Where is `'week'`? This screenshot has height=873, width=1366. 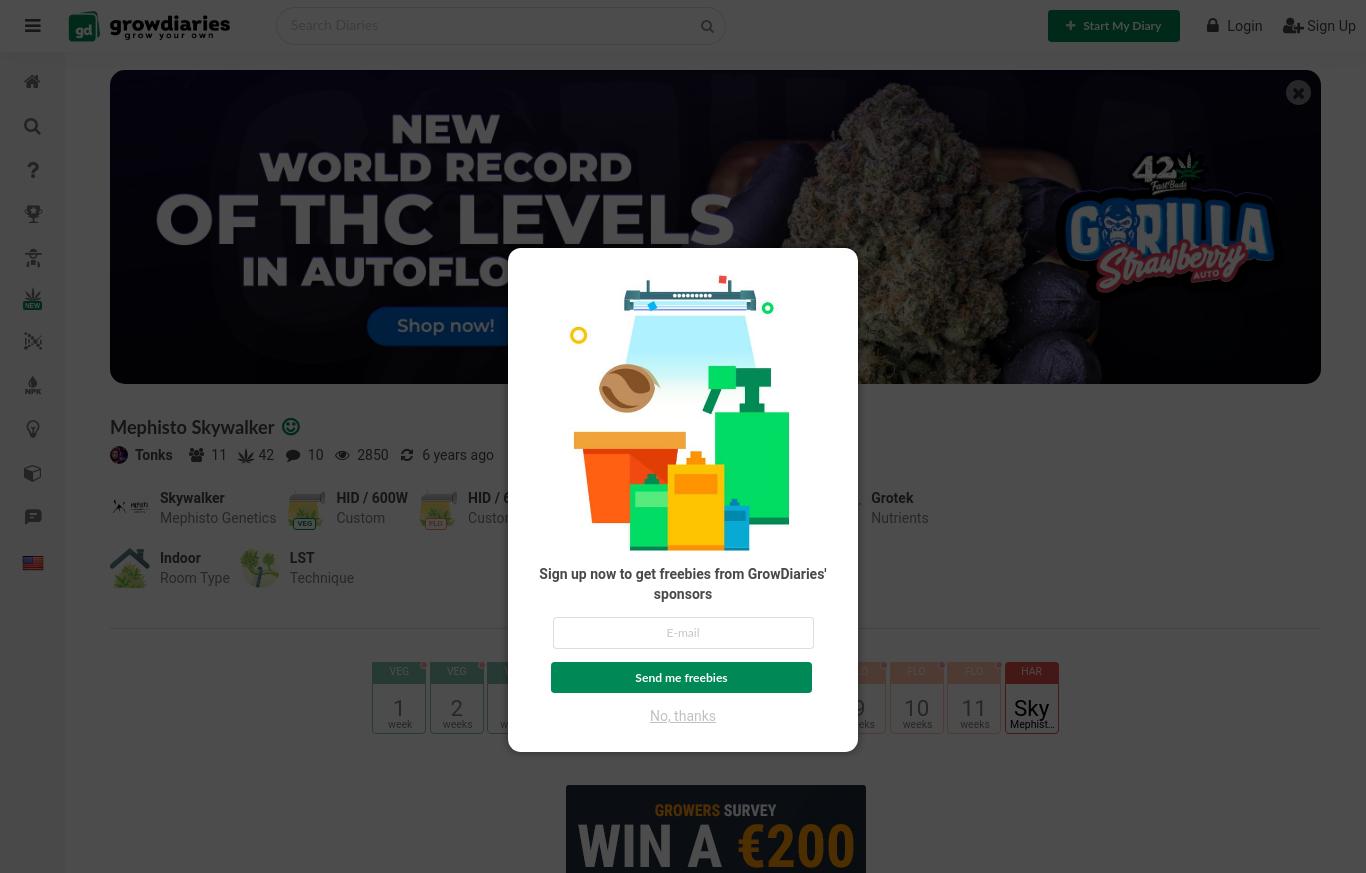 'week' is located at coordinates (398, 723).